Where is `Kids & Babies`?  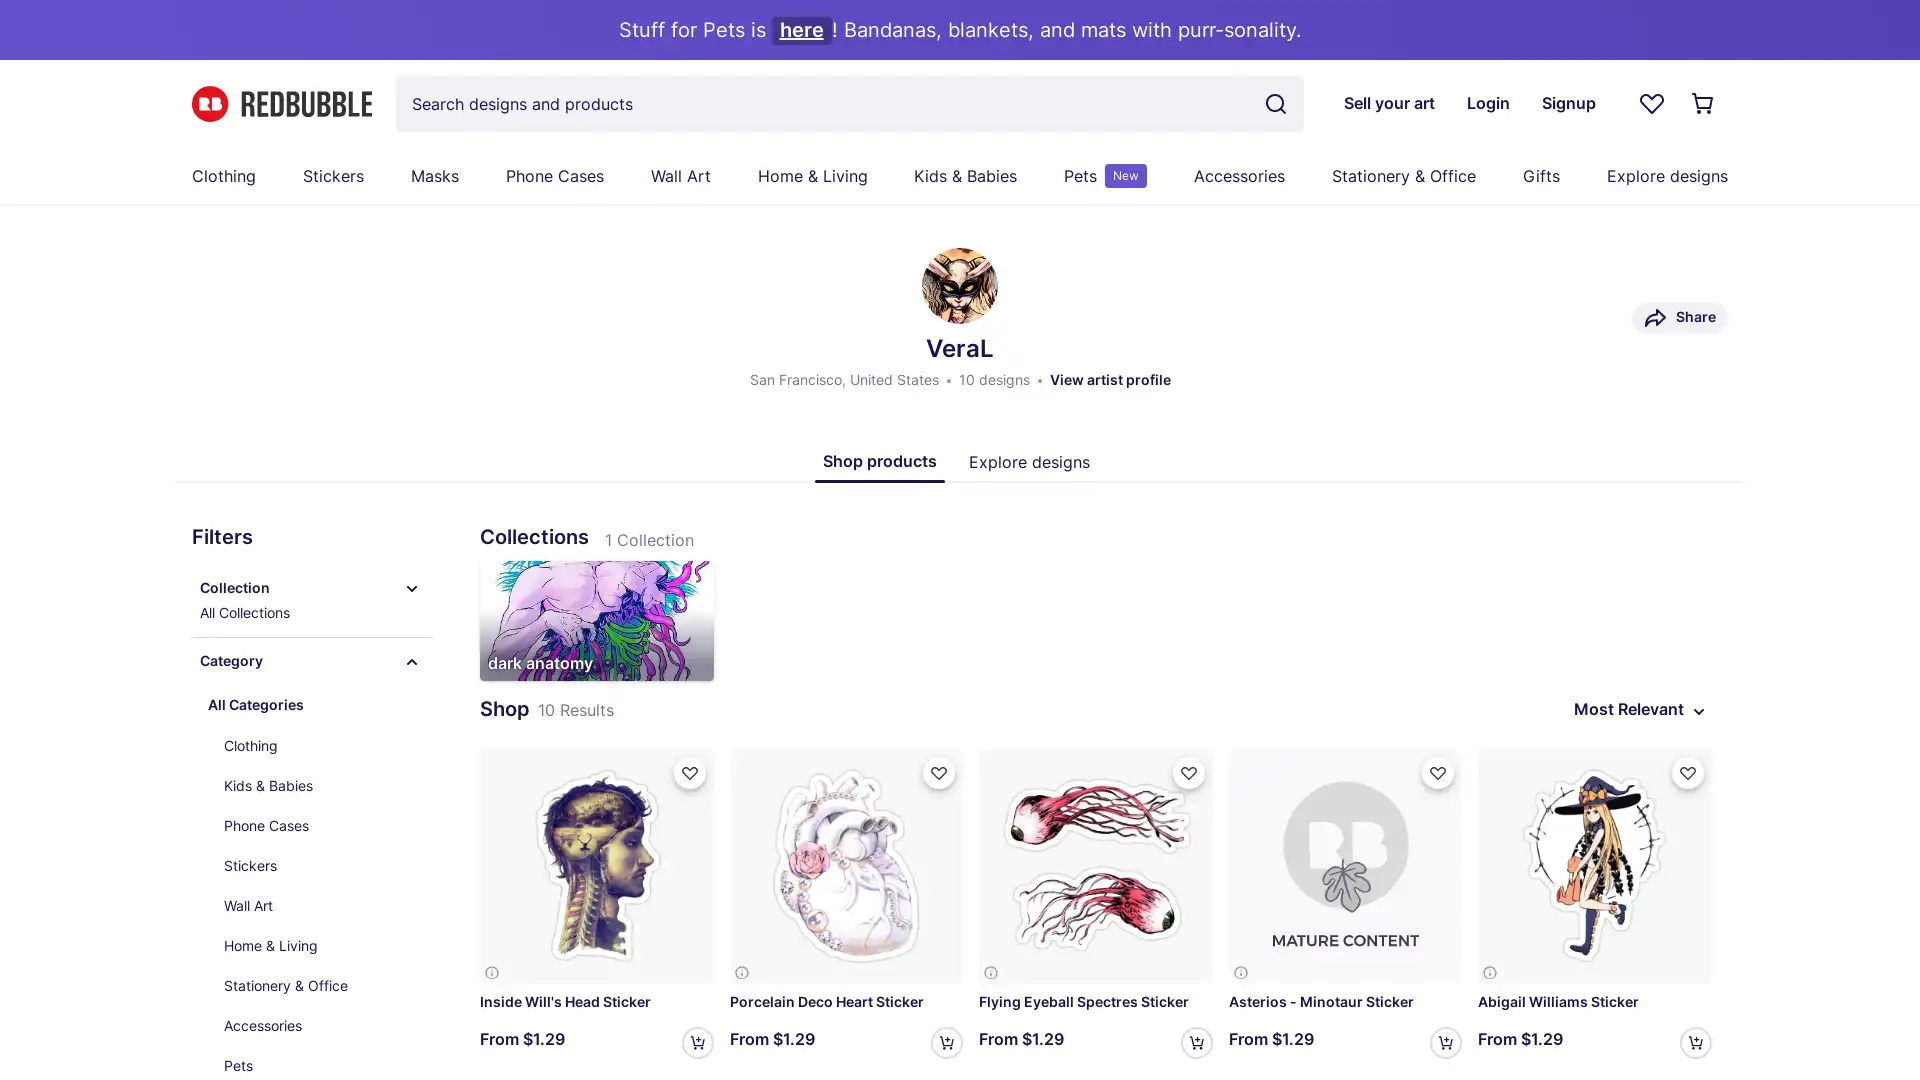
Kids & Babies is located at coordinates (320, 785).